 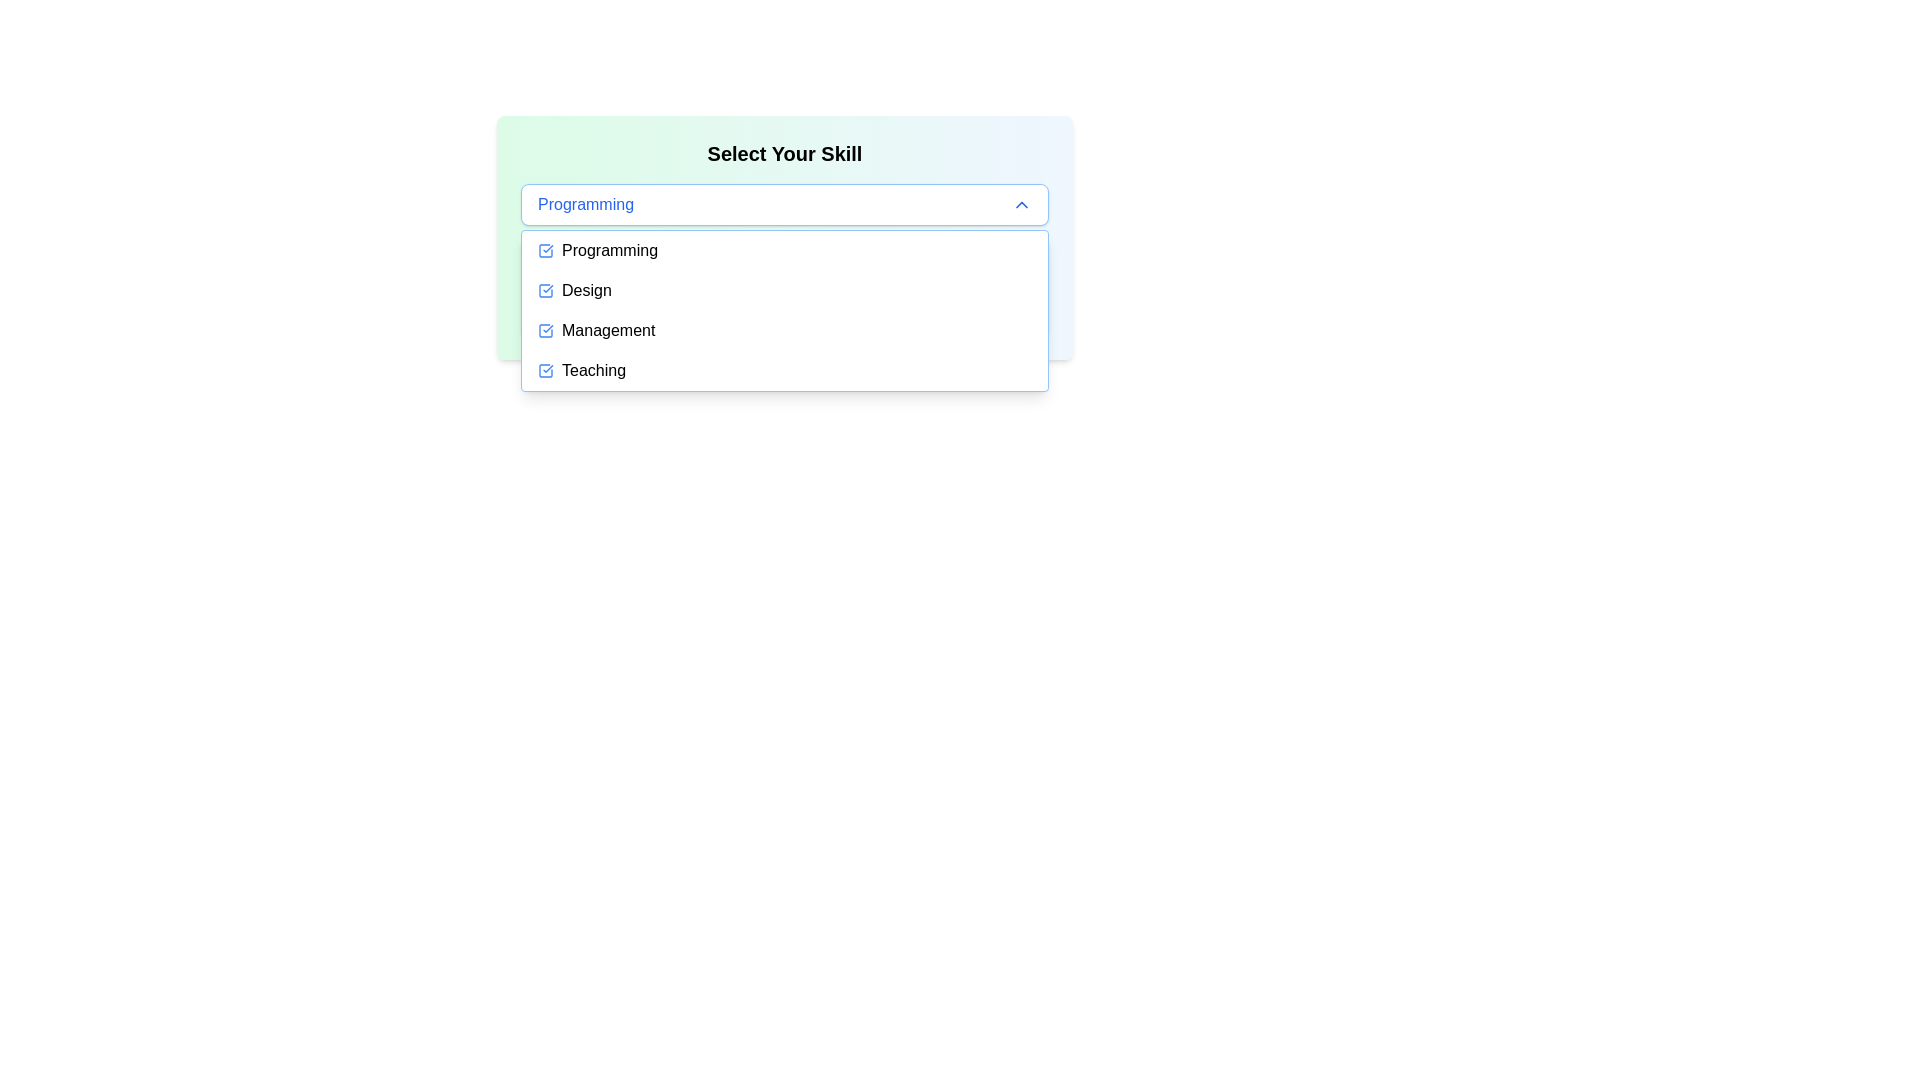 What do you see at coordinates (784, 370) in the screenshot?
I see `the 'Teaching' dropdown menu item, which is the fourth item in the vertical dropdown list under 'Select Your Skill'` at bounding box center [784, 370].